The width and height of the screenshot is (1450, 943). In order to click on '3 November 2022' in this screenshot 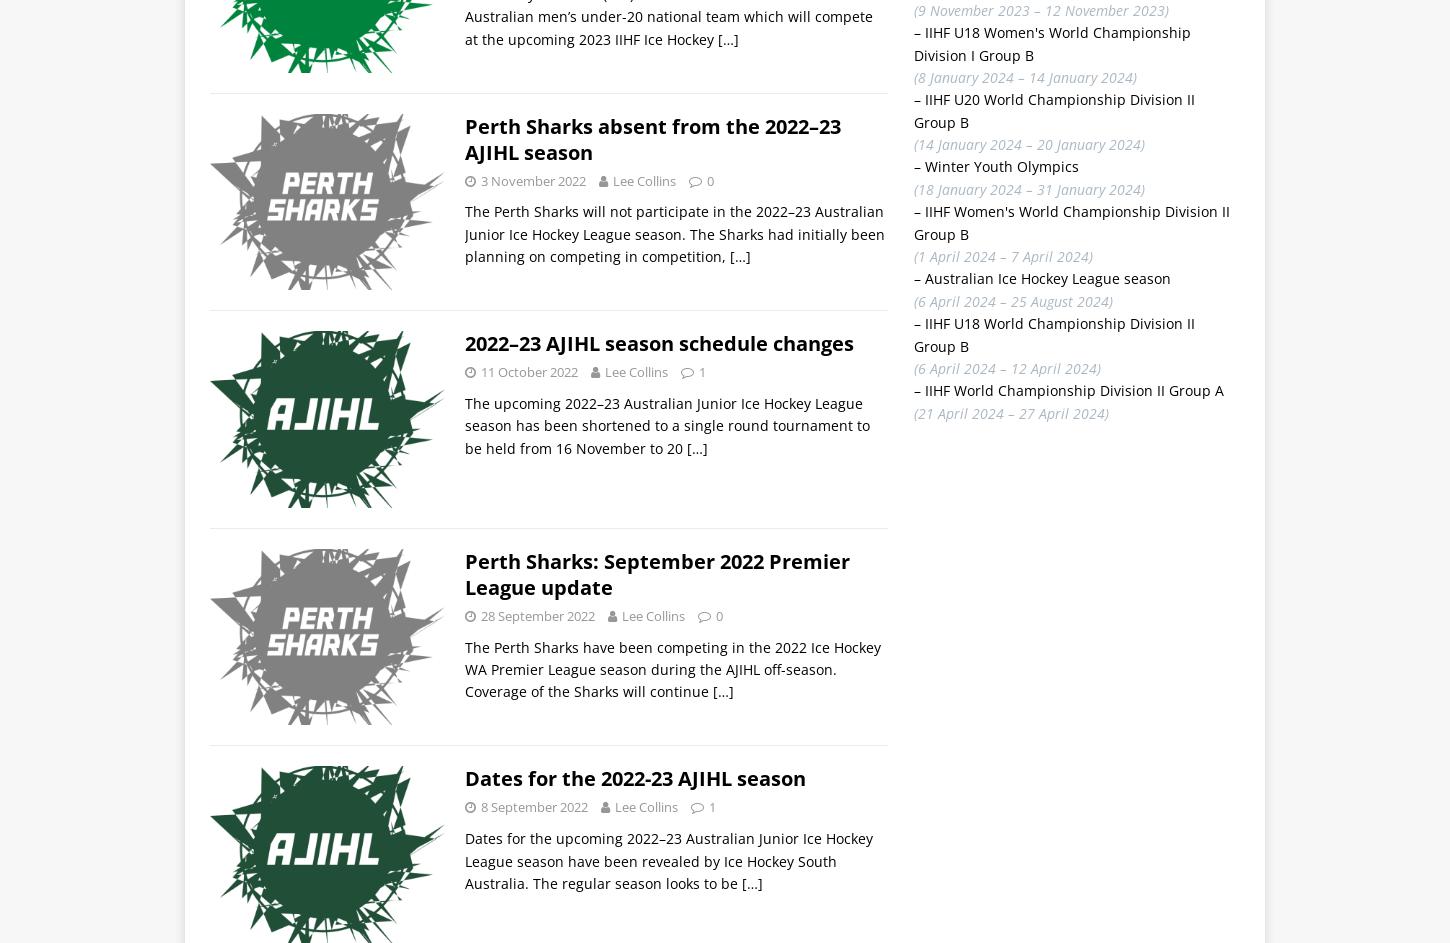, I will do `click(533, 179)`.